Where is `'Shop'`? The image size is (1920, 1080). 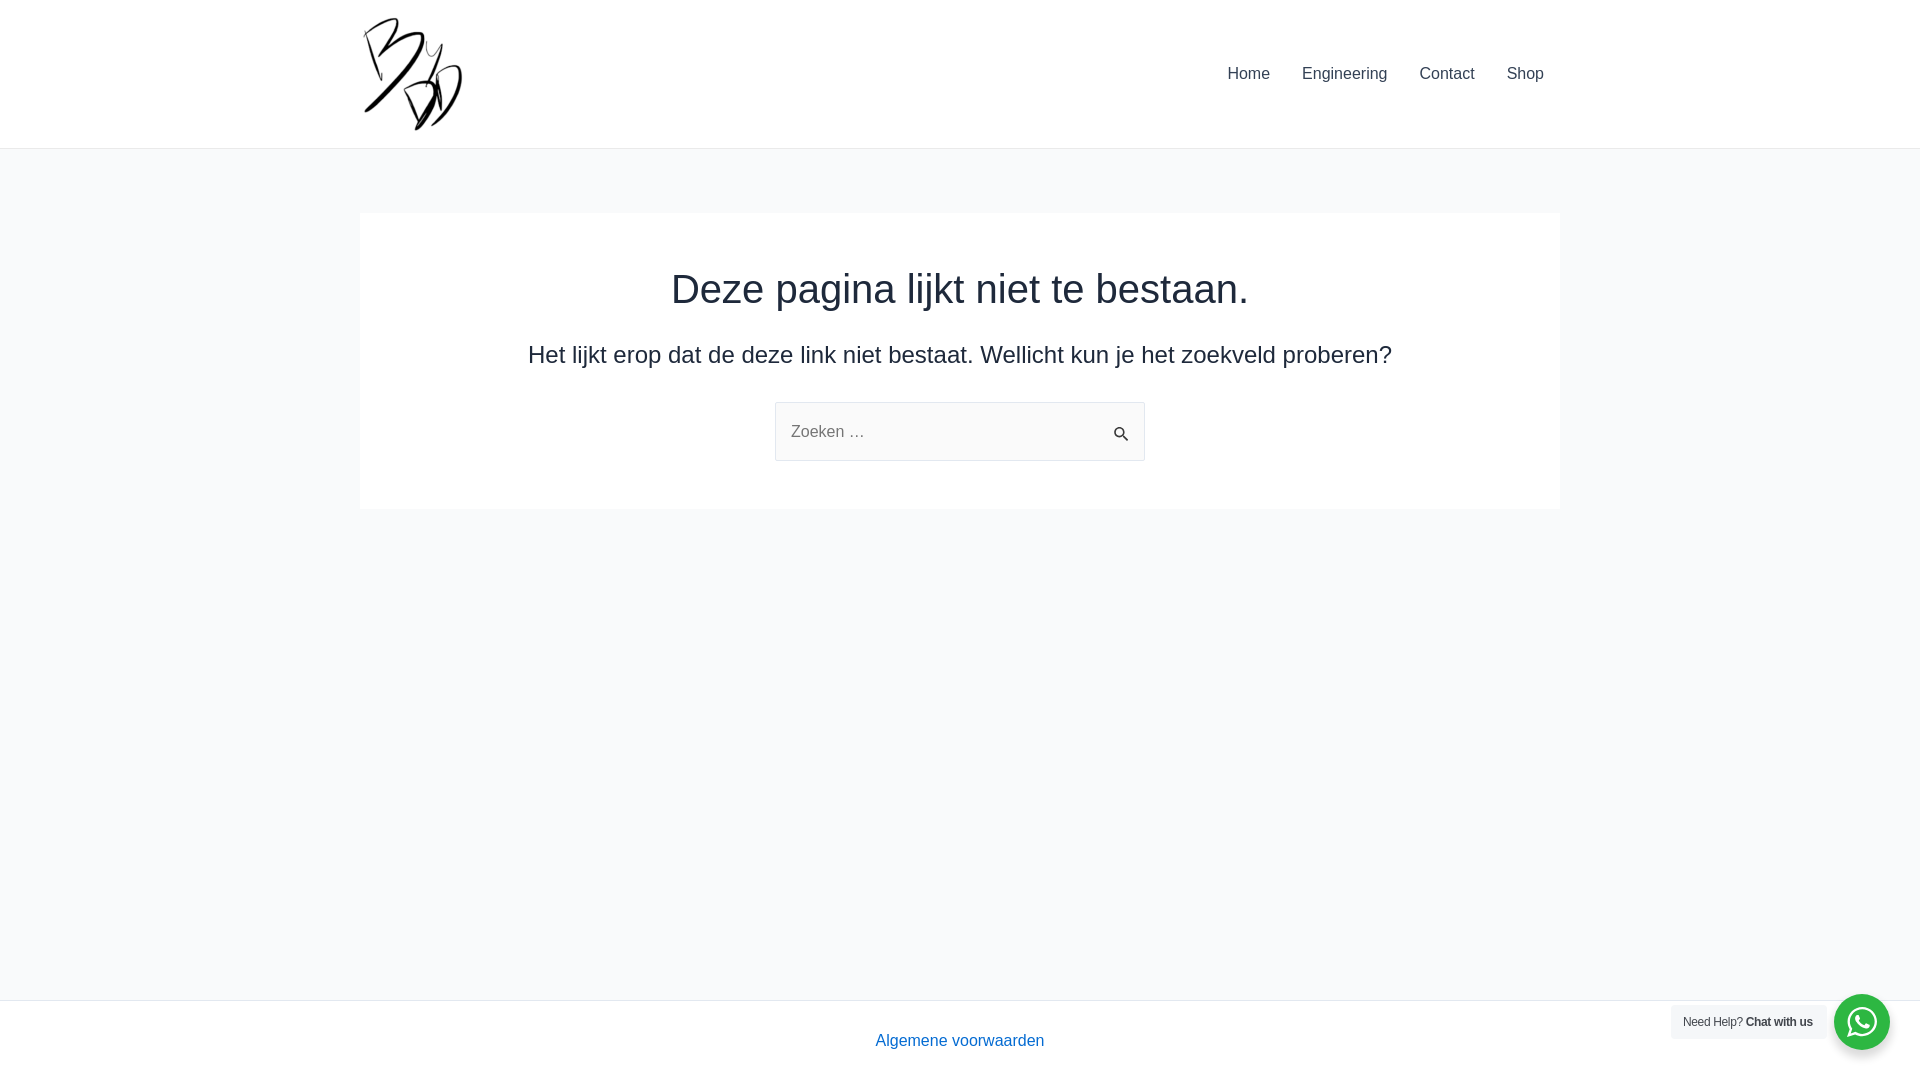 'Shop' is located at coordinates (1524, 72).